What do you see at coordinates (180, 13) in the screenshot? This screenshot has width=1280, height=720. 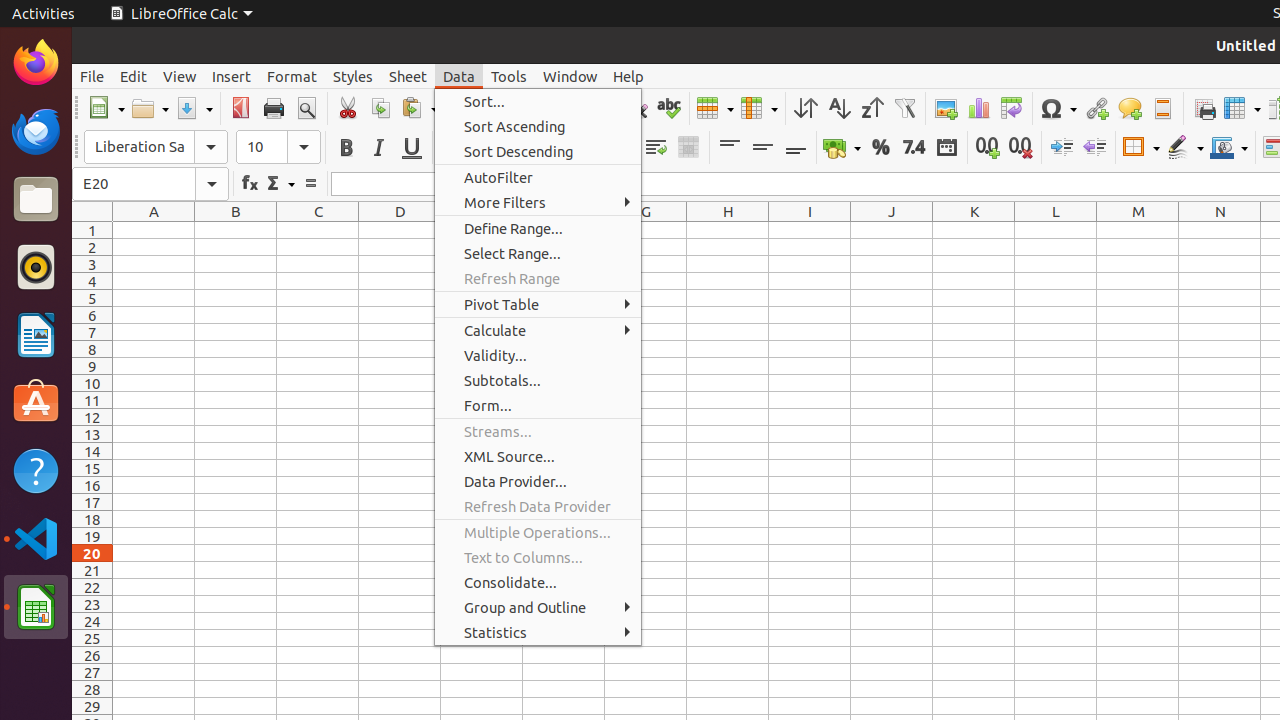 I see `'LibreOffice Calc'` at bounding box center [180, 13].